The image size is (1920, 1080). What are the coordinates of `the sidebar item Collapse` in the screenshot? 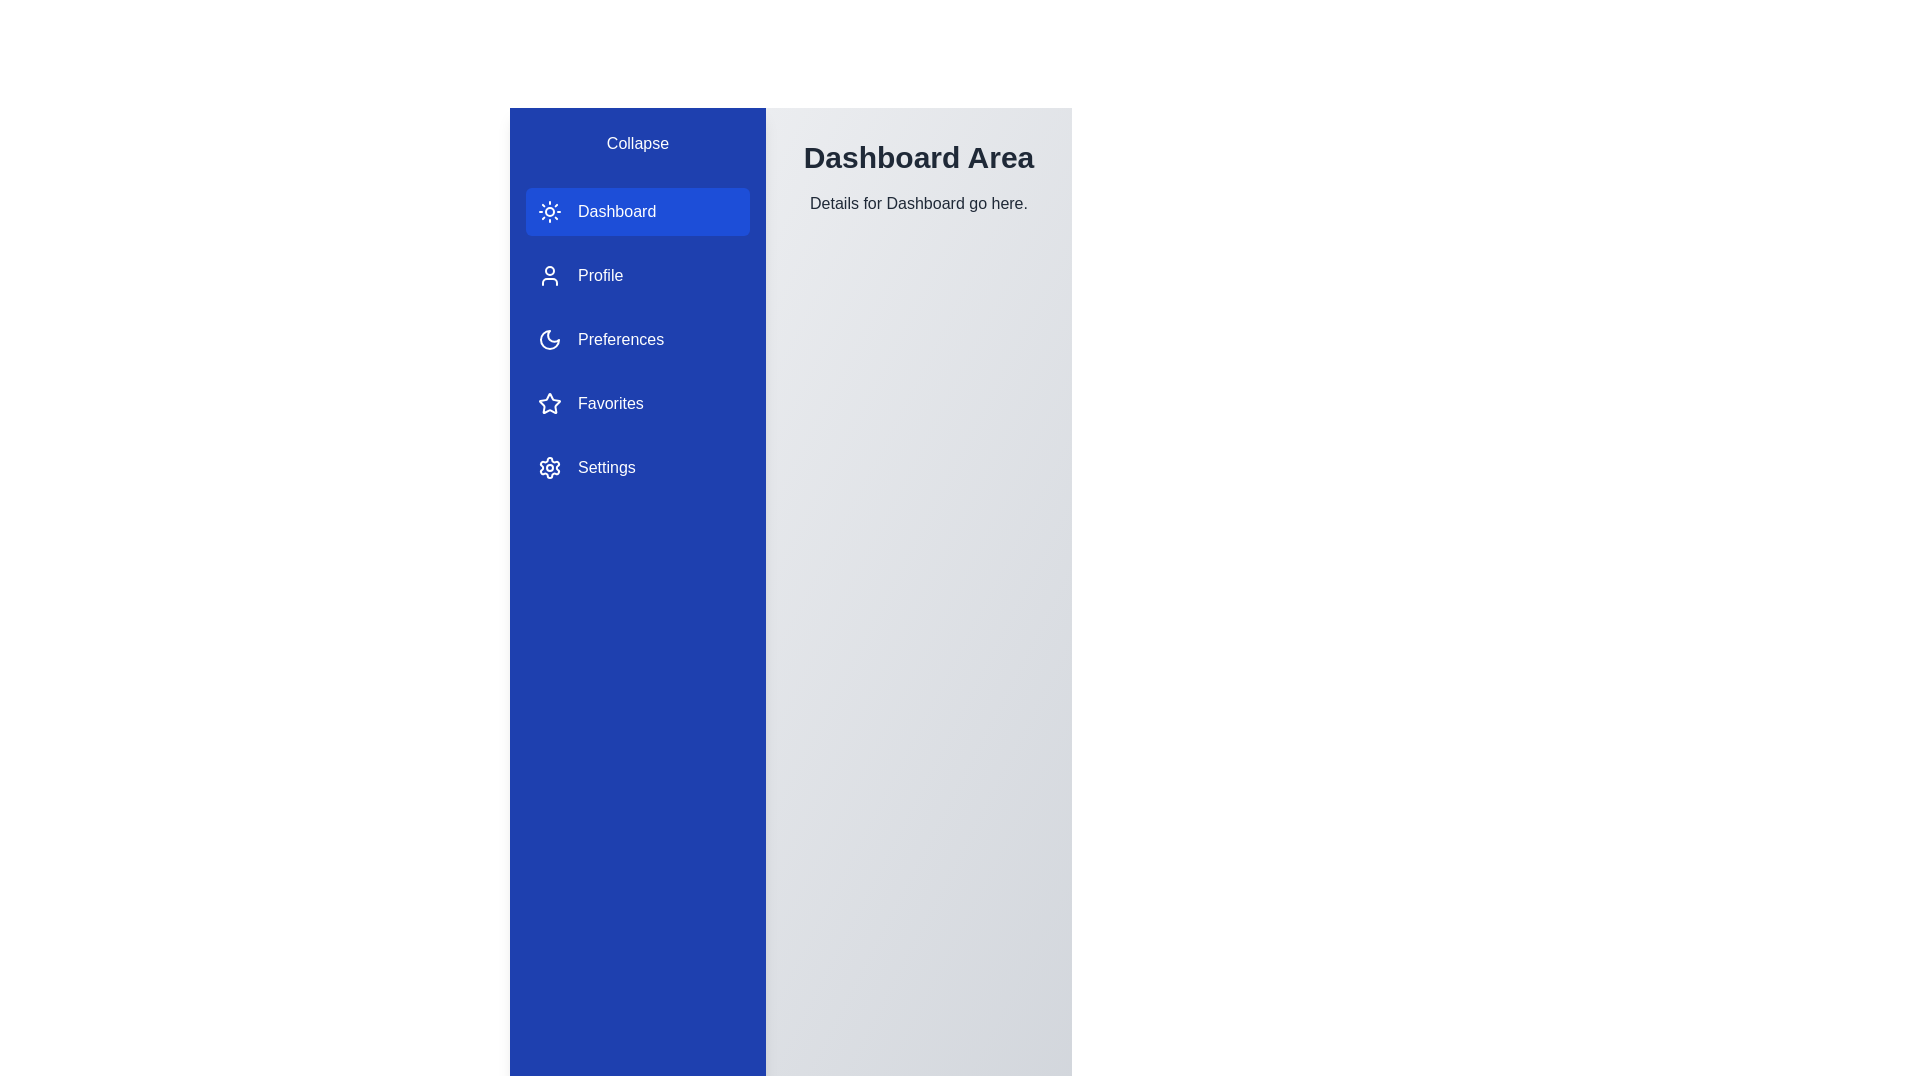 It's located at (637, 142).